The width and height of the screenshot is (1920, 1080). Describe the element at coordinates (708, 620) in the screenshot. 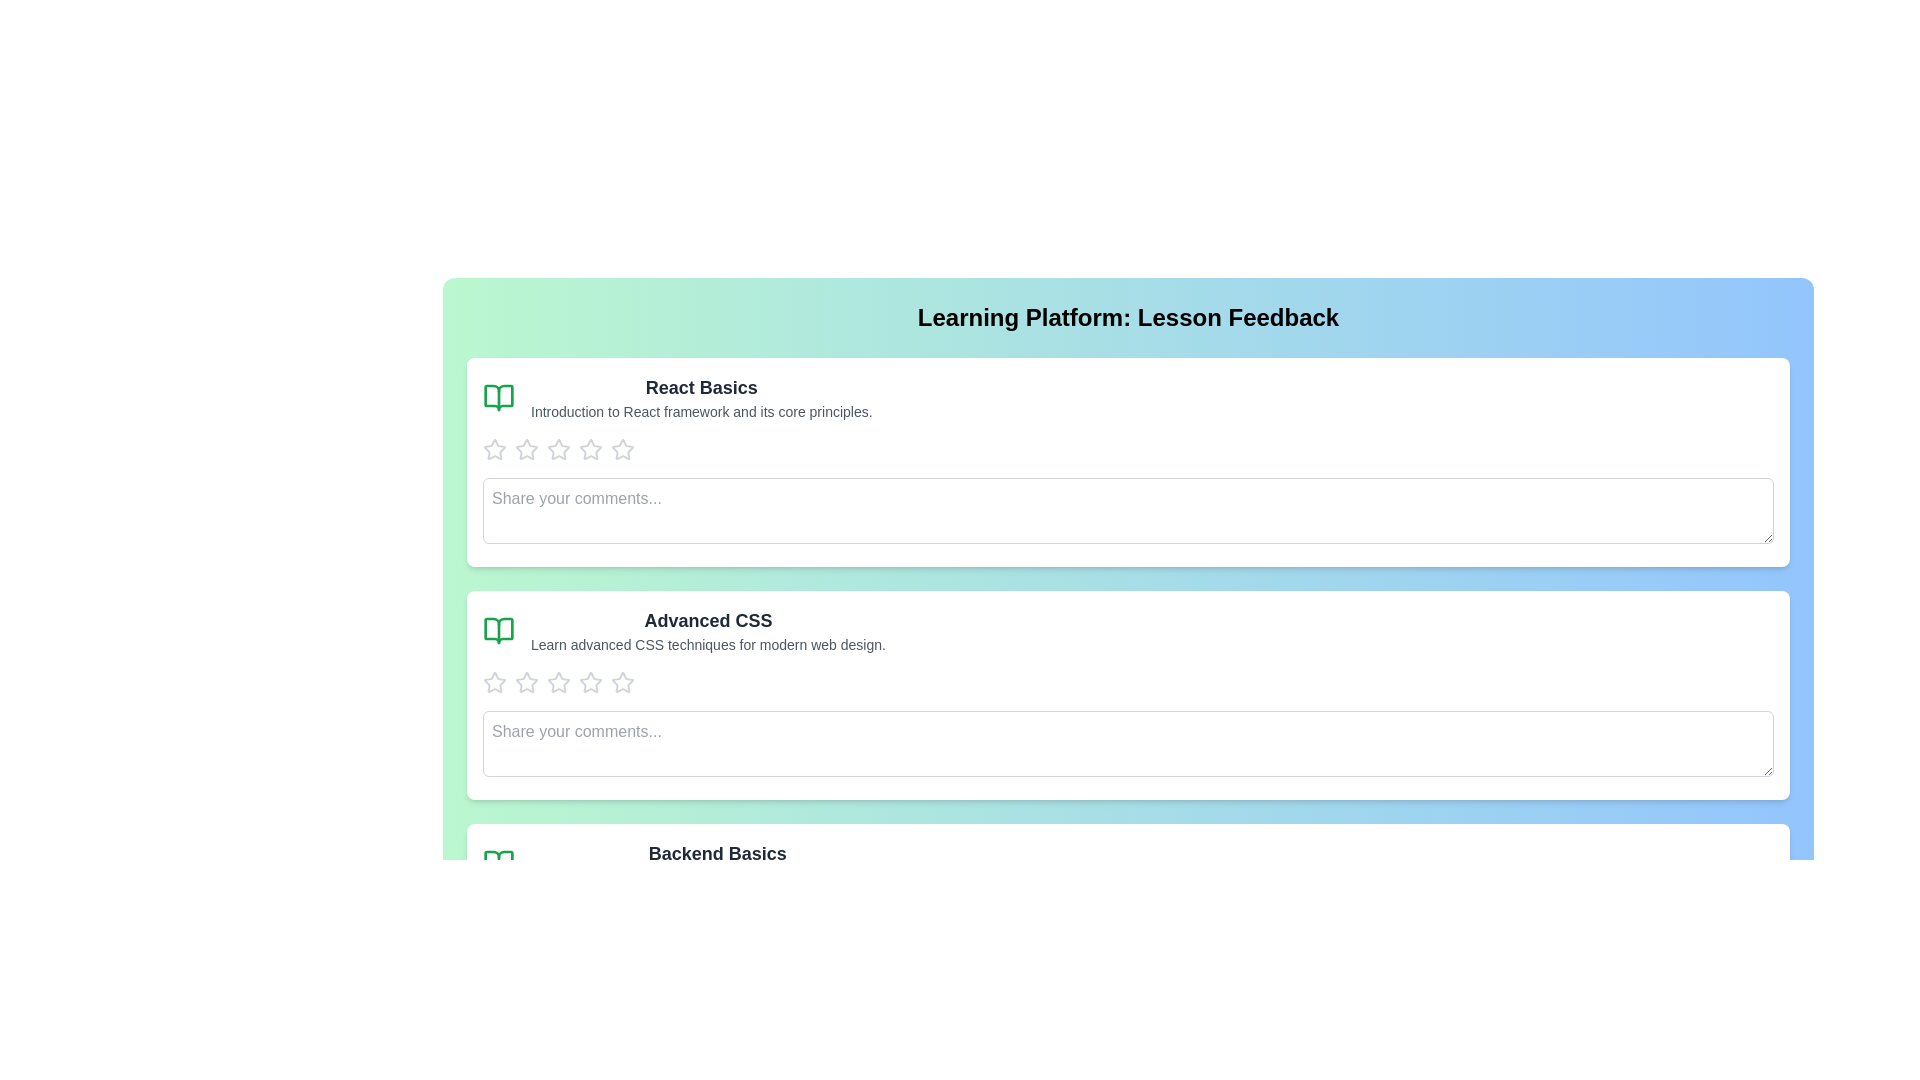

I see `the bold, large-text title labeled 'Advanced CSS', styled in dark gray, which is centrally positioned above descriptive text within the second card of a vertical list` at that location.